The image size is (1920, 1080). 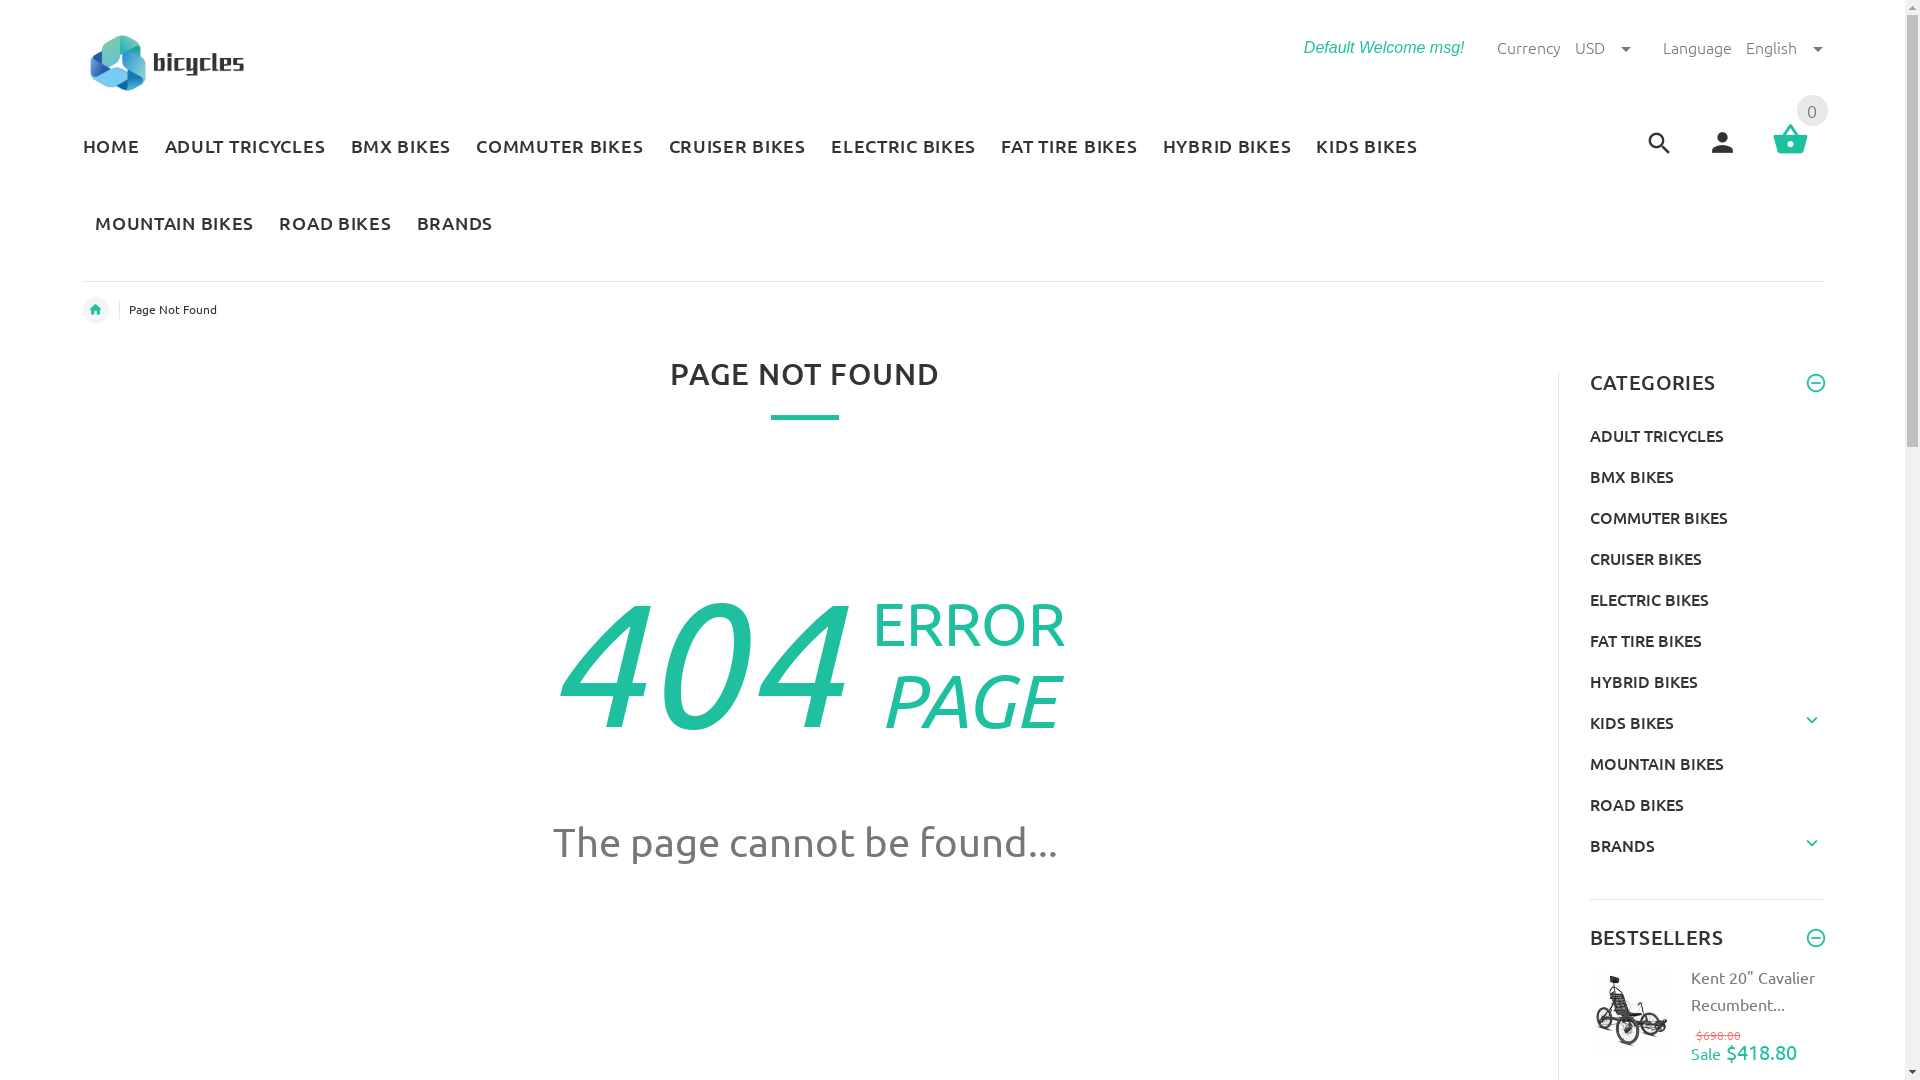 What do you see at coordinates (447, 225) in the screenshot?
I see `'BRANDS'` at bounding box center [447, 225].